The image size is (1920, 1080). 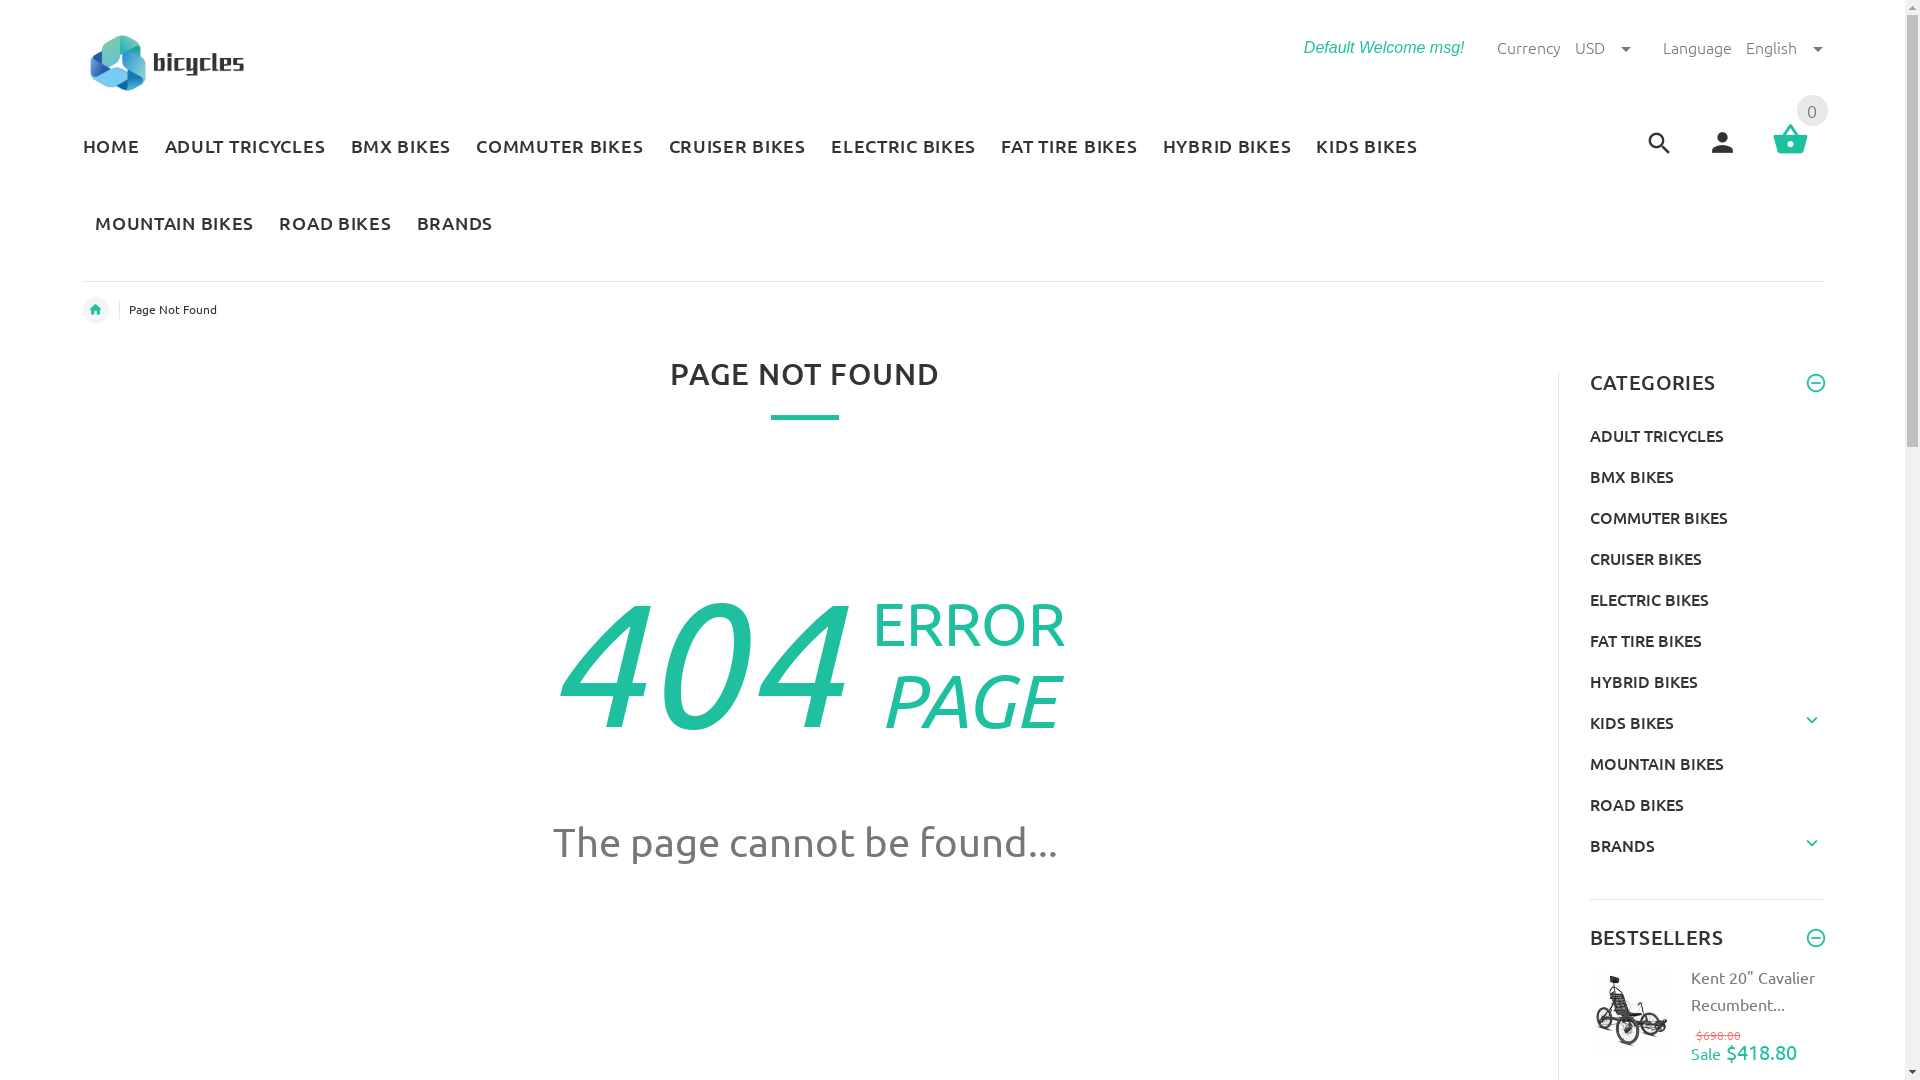 What do you see at coordinates (447, 225) in the screenshot?
I see `'BRANDS'` at bounding box center [447, 225].